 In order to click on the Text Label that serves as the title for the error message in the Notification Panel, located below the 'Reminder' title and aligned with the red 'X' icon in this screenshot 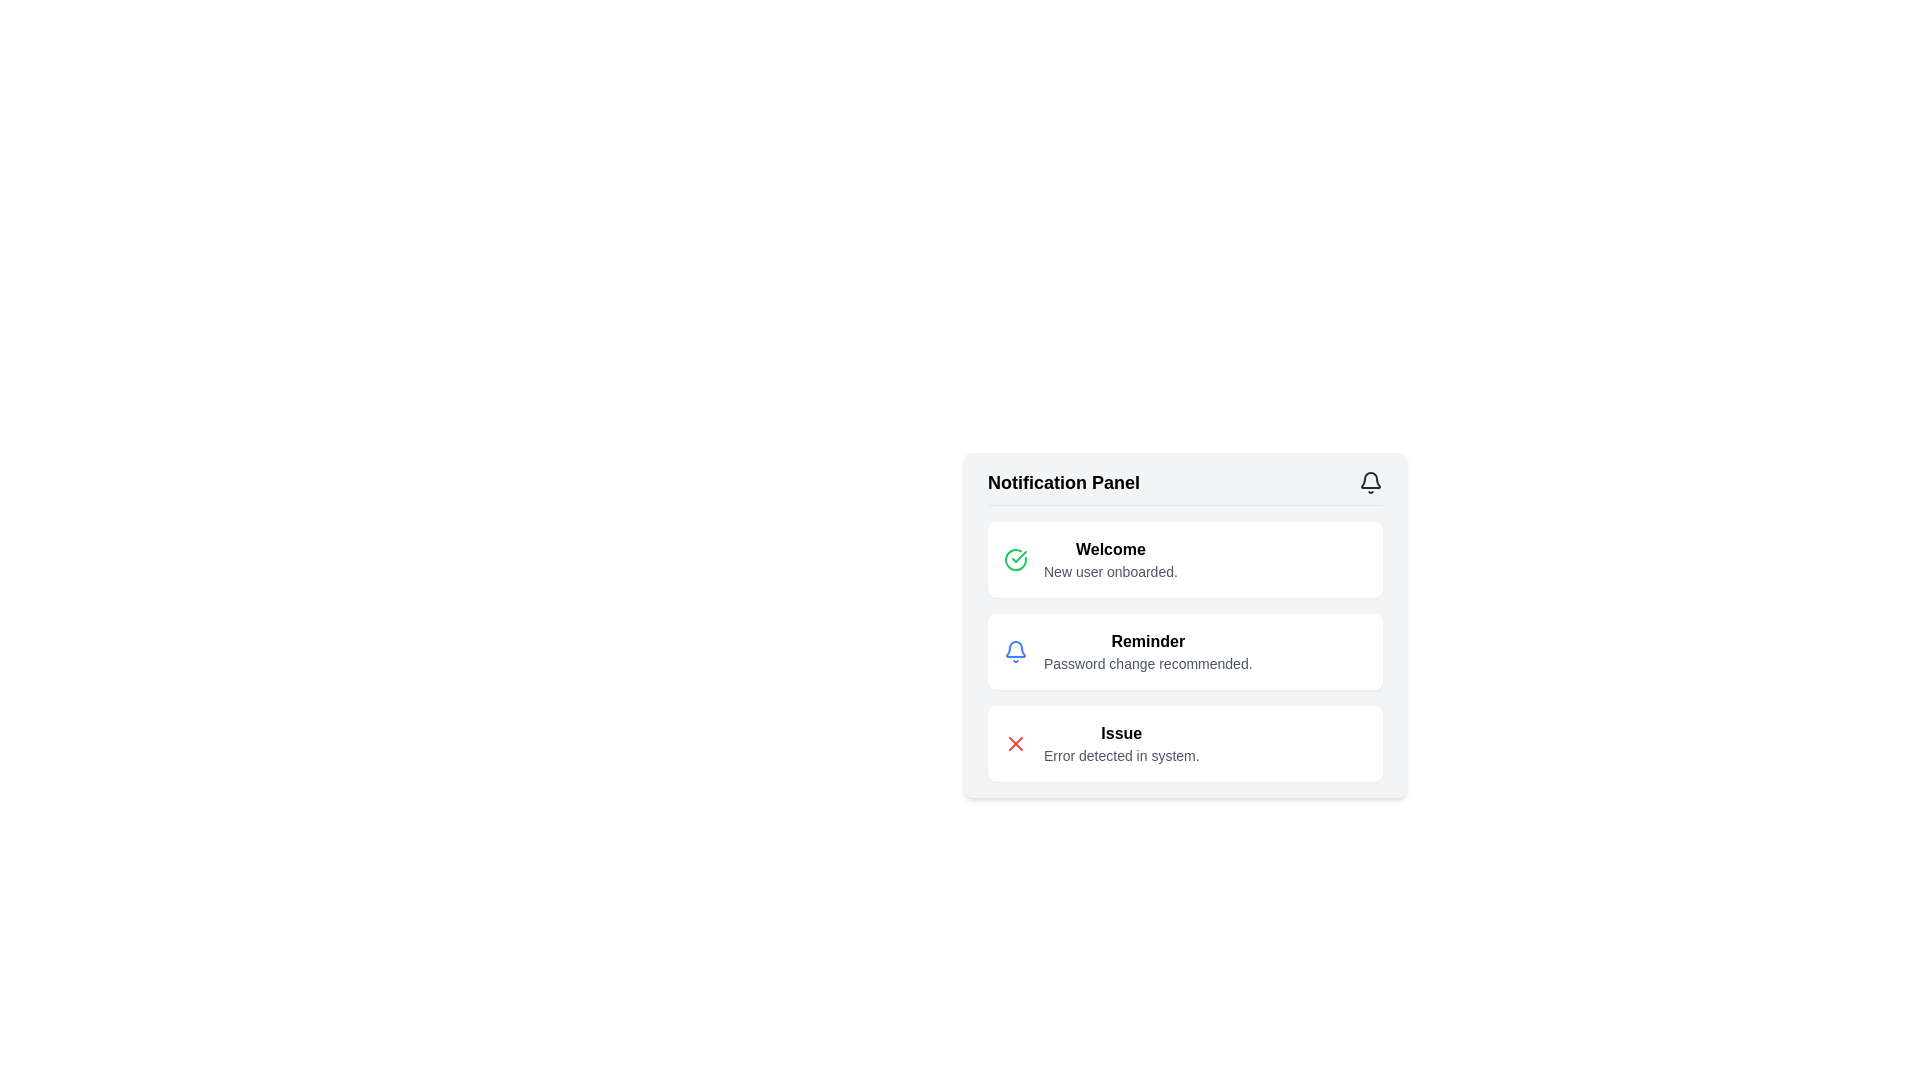, I will do `click(1121, 733)`.